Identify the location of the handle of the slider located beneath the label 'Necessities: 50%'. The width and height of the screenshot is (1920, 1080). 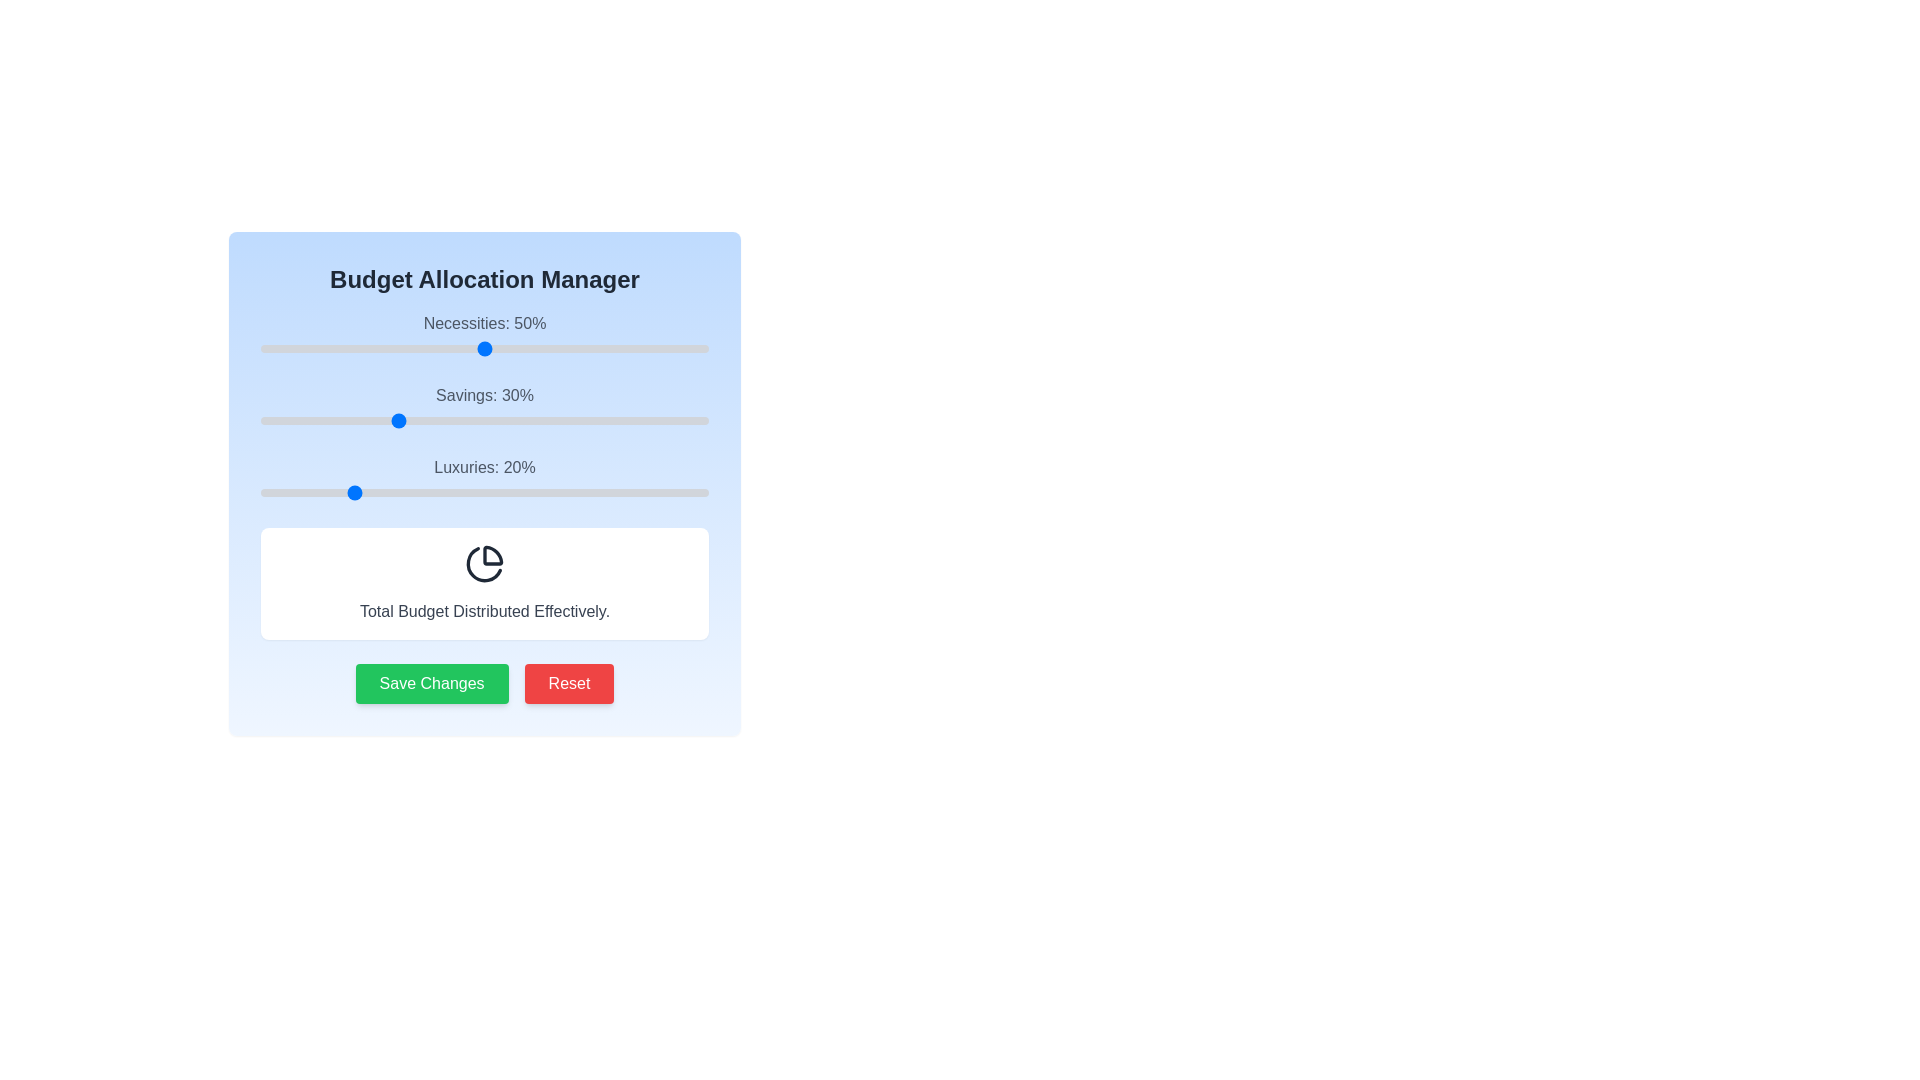
(484, 347).